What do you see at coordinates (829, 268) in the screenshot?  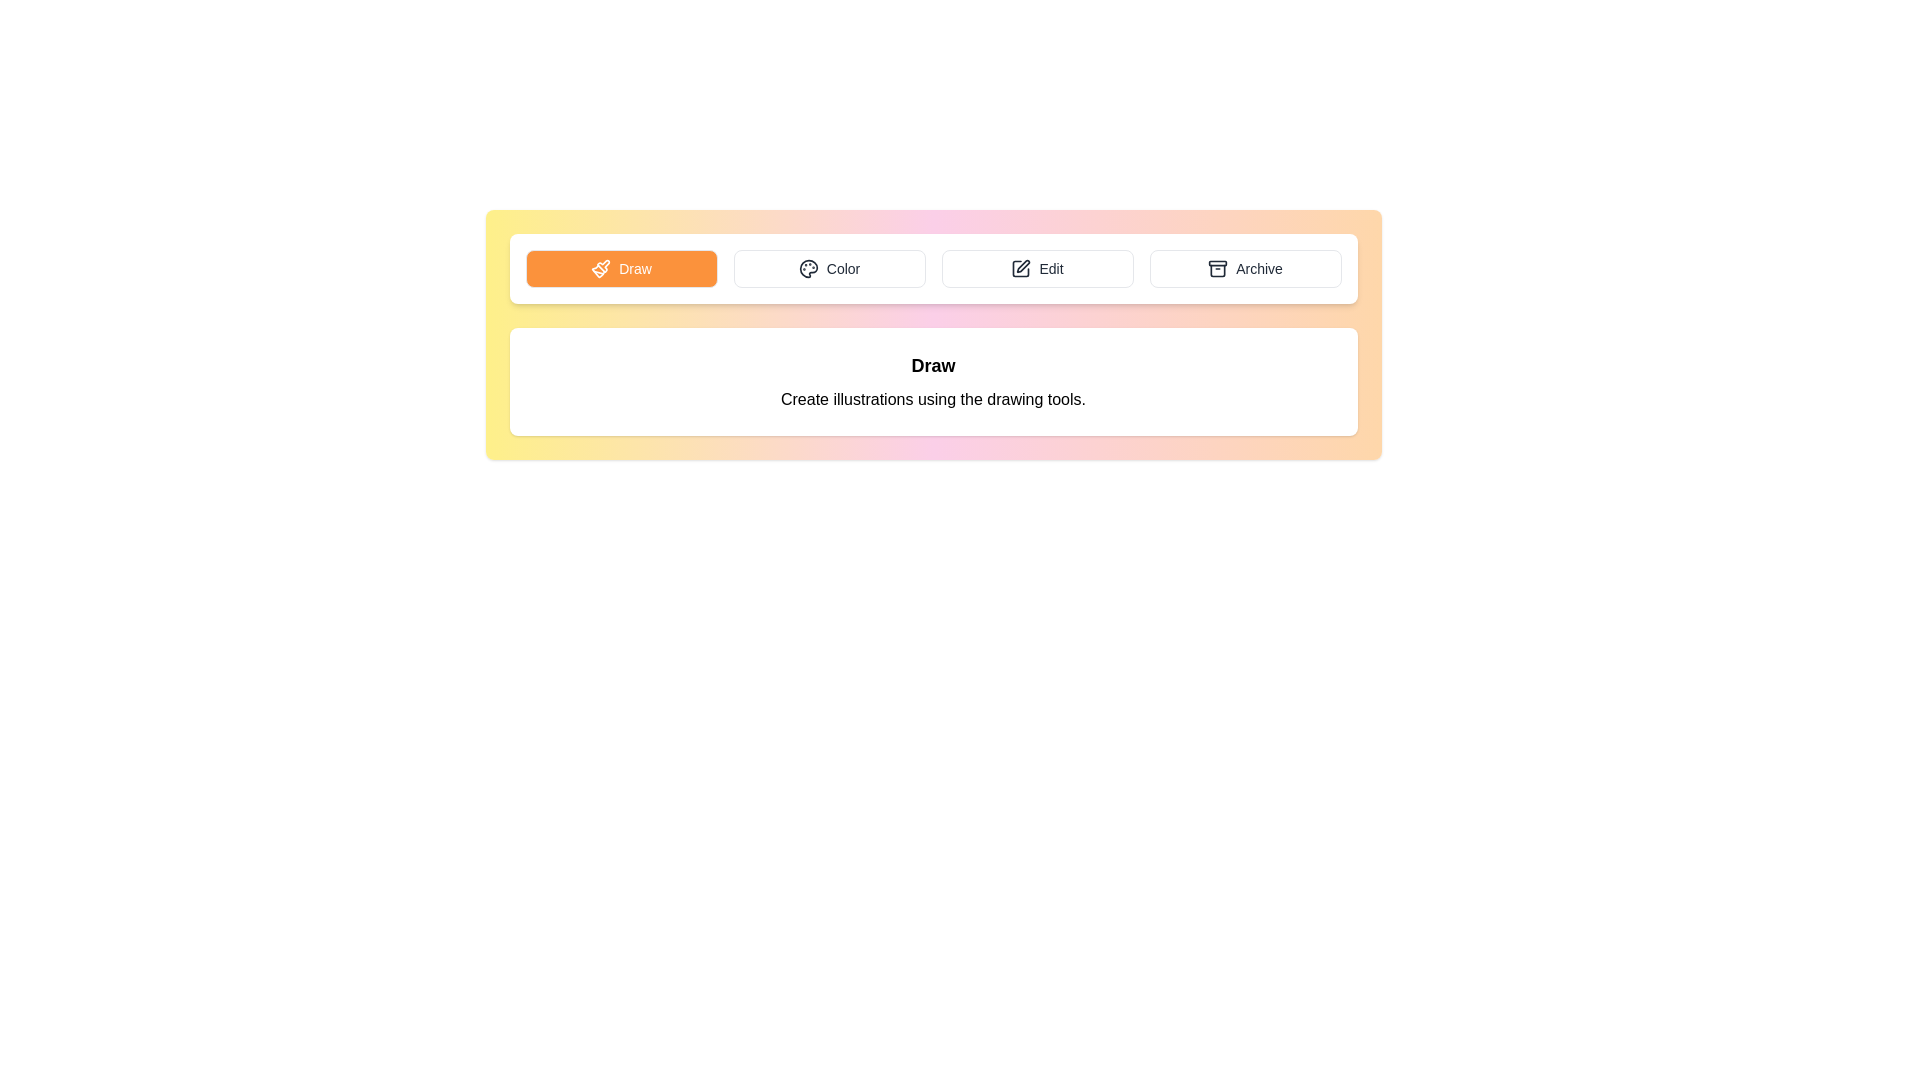 I see `the Color tab by clicking on its button` at bounding box center [829, 268].